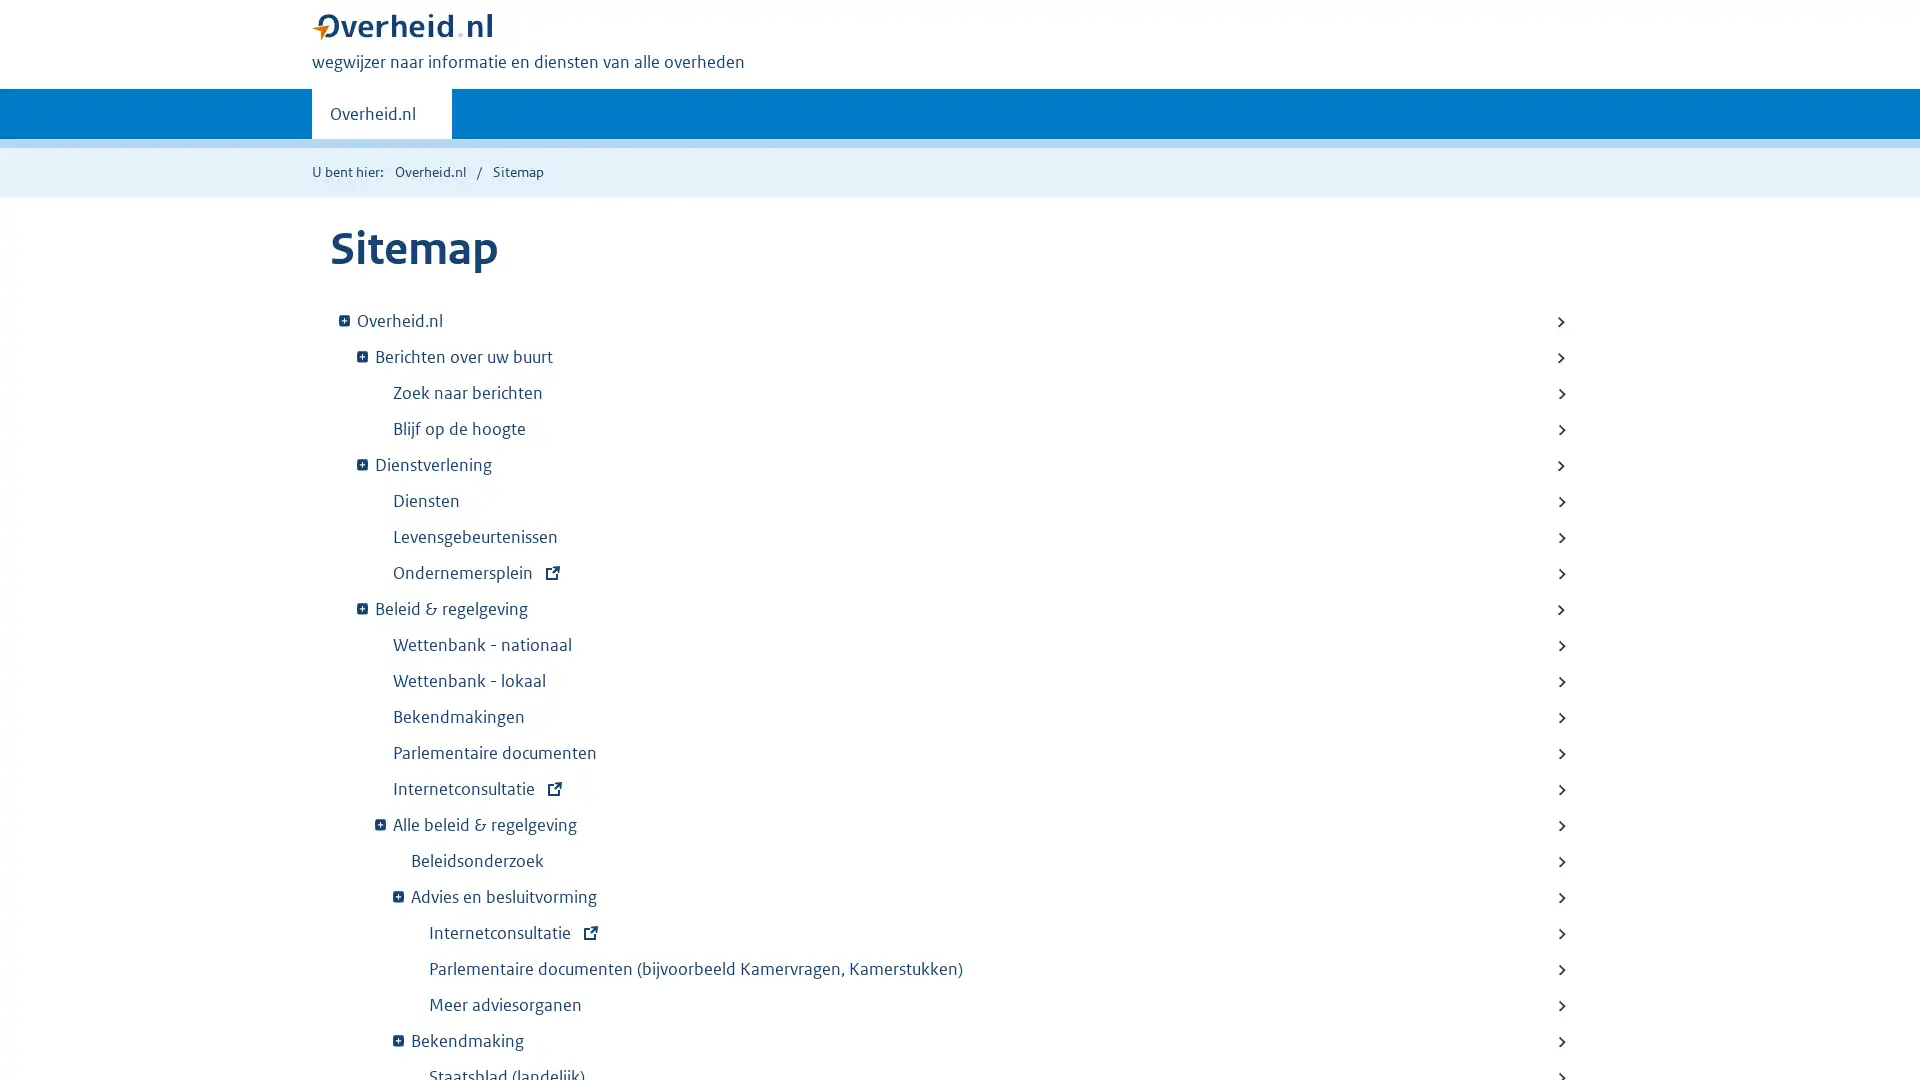 Image resolution: width=1920 pixels, height=1080 pixels. Describe the element at coordinates (362, 463) in the screenshot. I see `Verberg onderliggende` at that location.